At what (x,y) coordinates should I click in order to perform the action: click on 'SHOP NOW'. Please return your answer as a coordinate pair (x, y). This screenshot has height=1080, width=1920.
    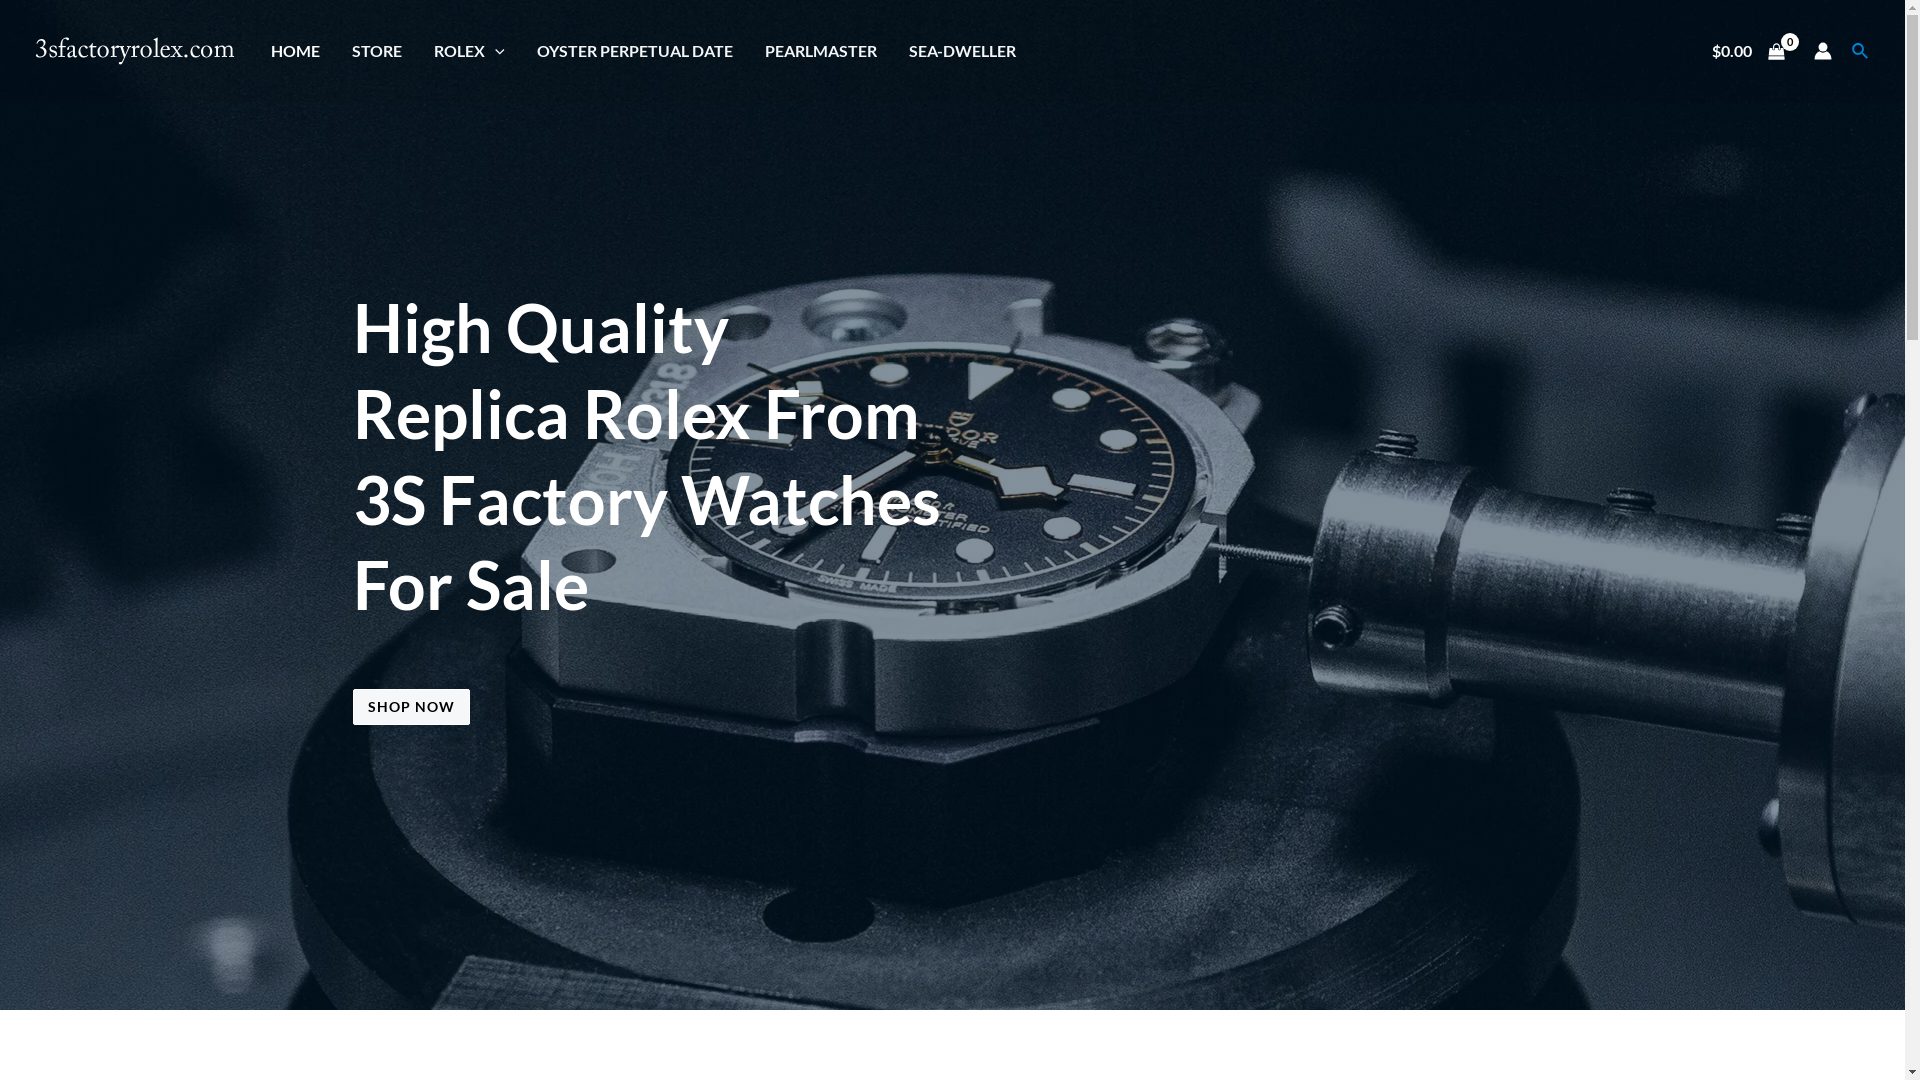
    Looking at the image, I should click on (351, 705).